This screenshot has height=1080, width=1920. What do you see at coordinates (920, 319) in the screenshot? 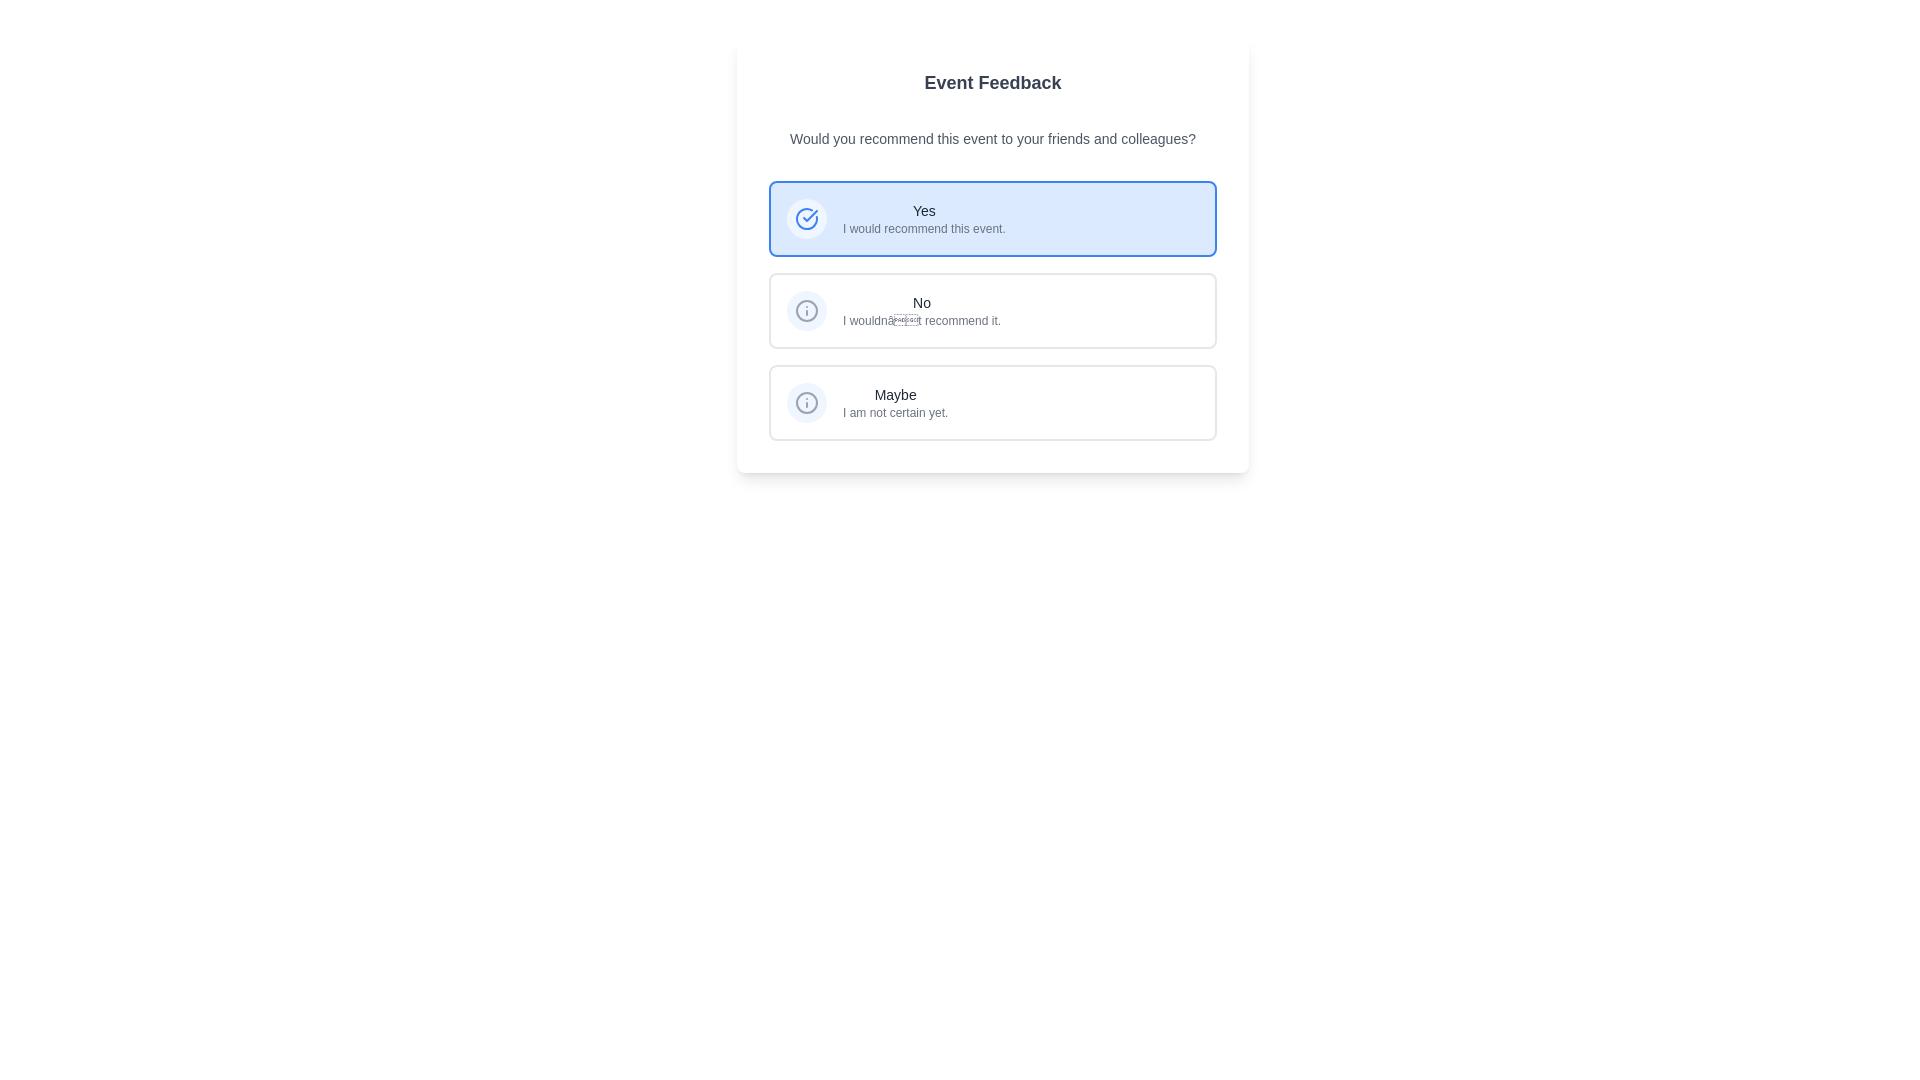
I see `the text label stating 'I wouldn’t recommend it.' which is located beneath the 'No' selection option in the feedback form` at bounding box center [920, 319].